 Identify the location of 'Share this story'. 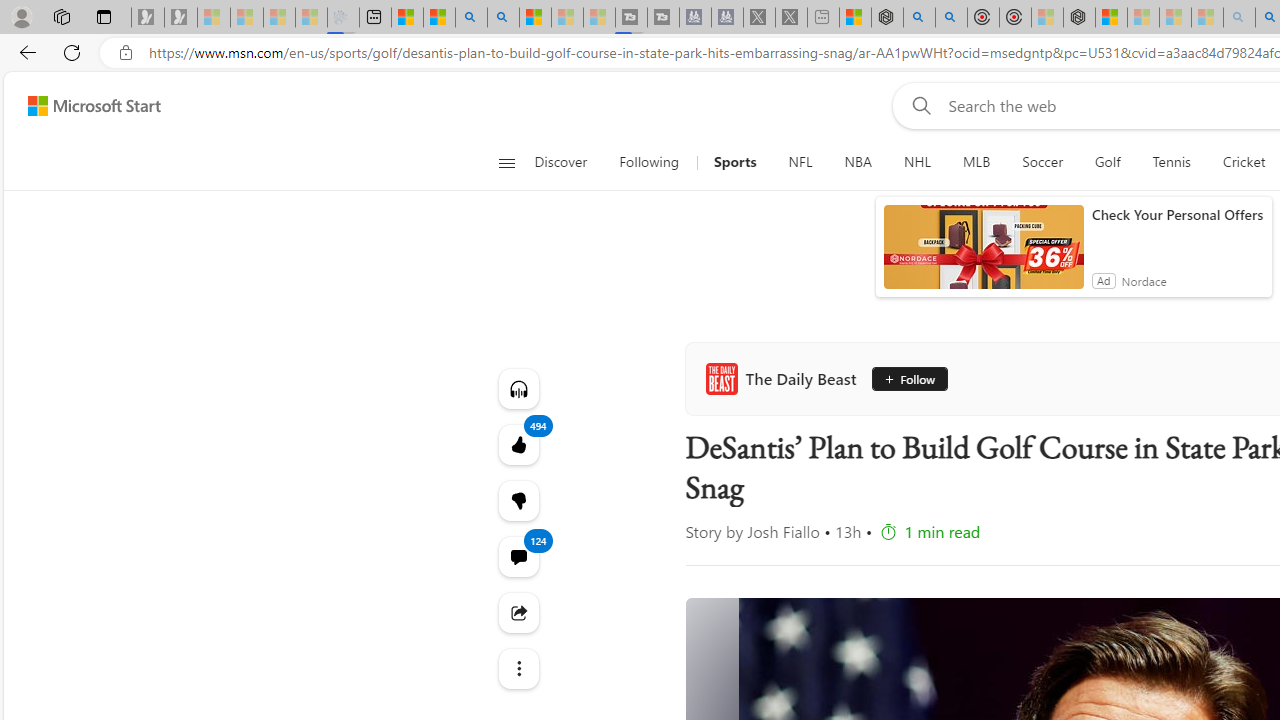
(518, 611).